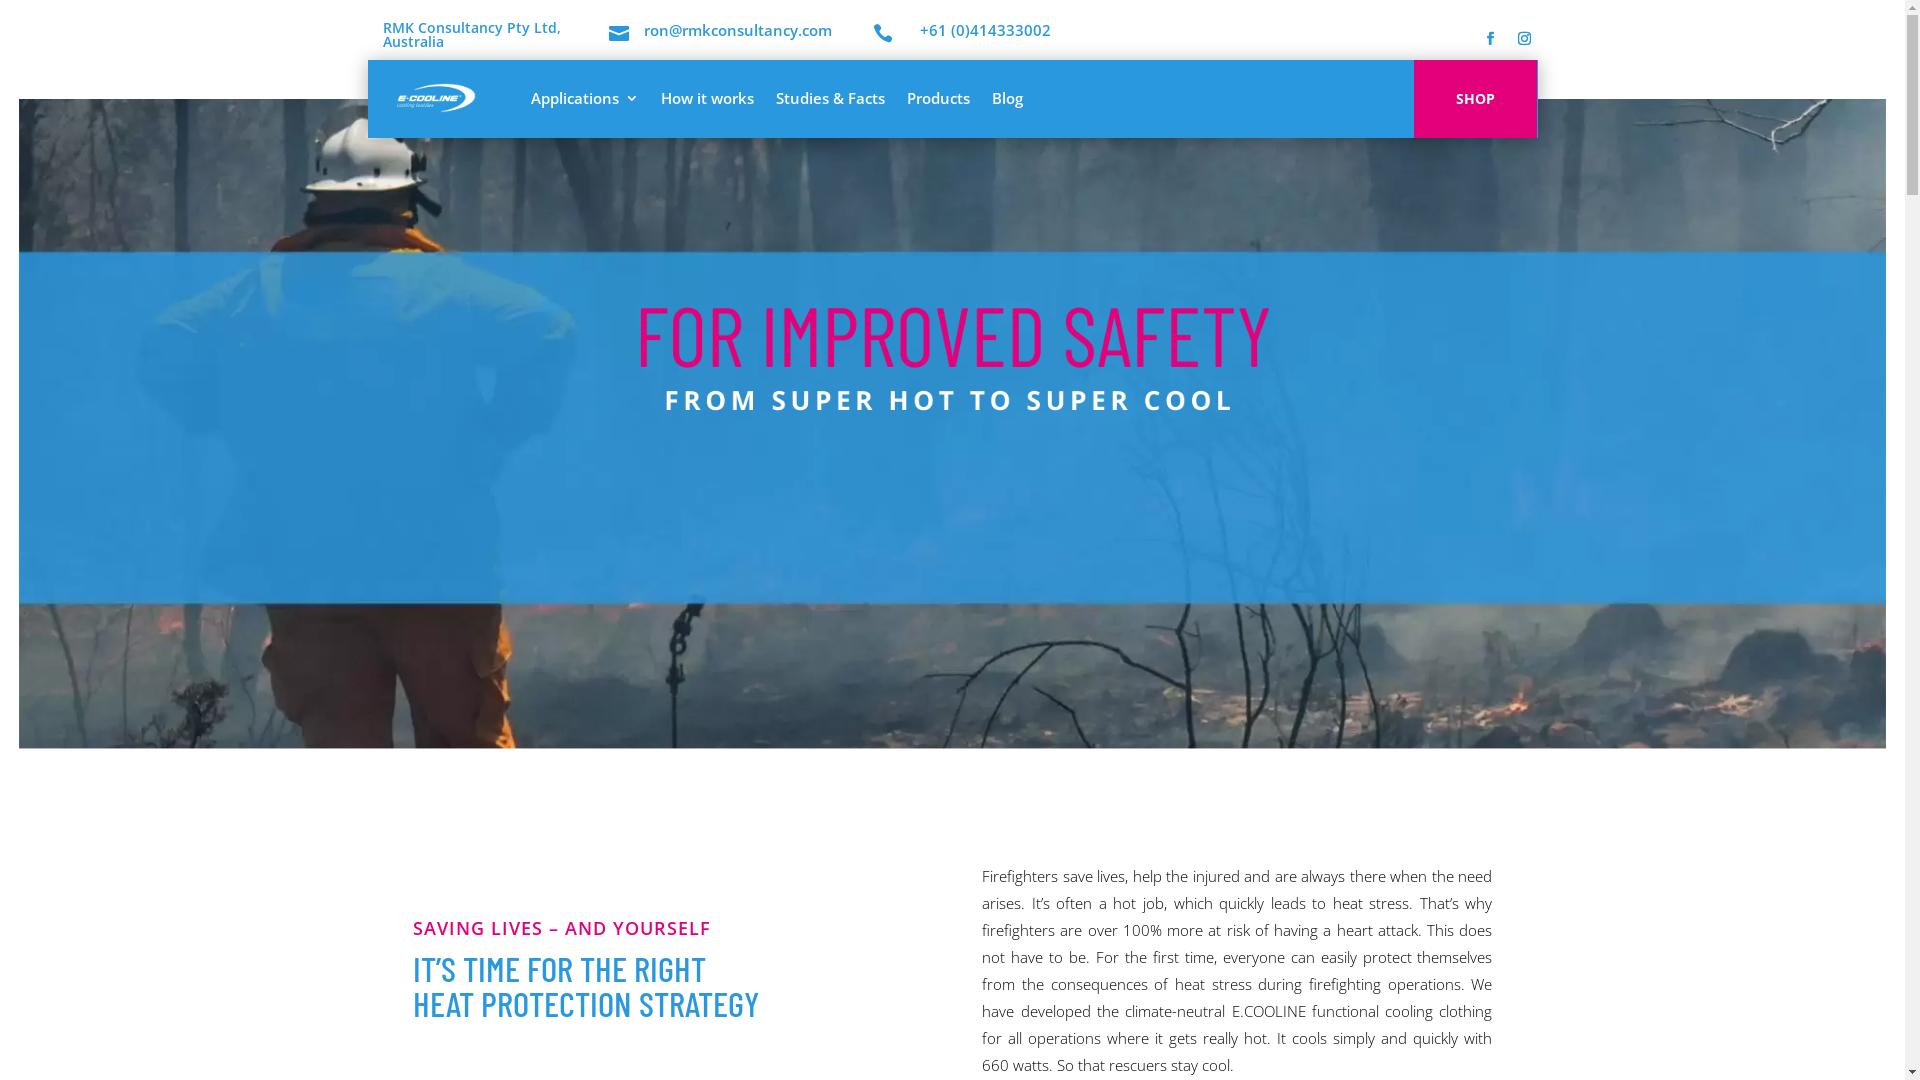 The image size is (1920, 1080). I want to click on 'Follow on Facebook', so click(1489, 38).